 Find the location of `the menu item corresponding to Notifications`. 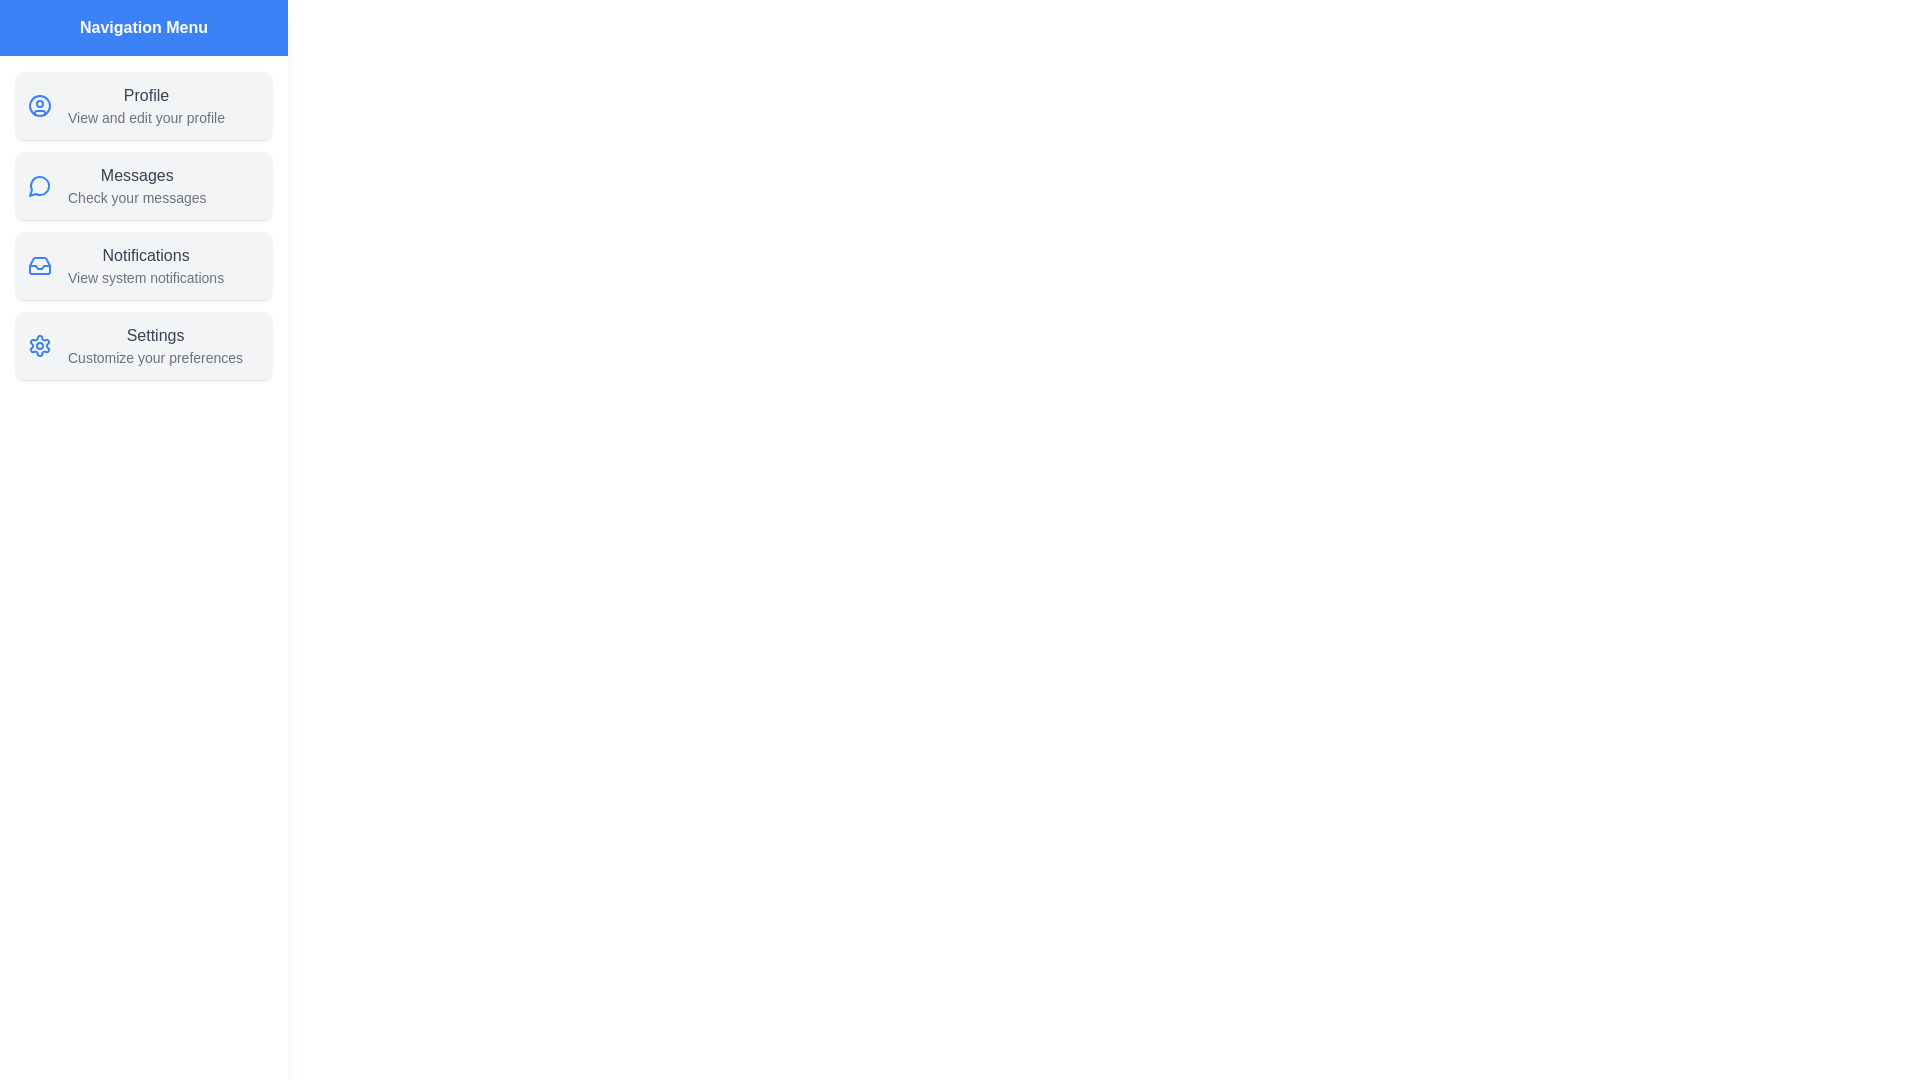

the menu item corresponding to Notifications is located at coordinates (143, 265).